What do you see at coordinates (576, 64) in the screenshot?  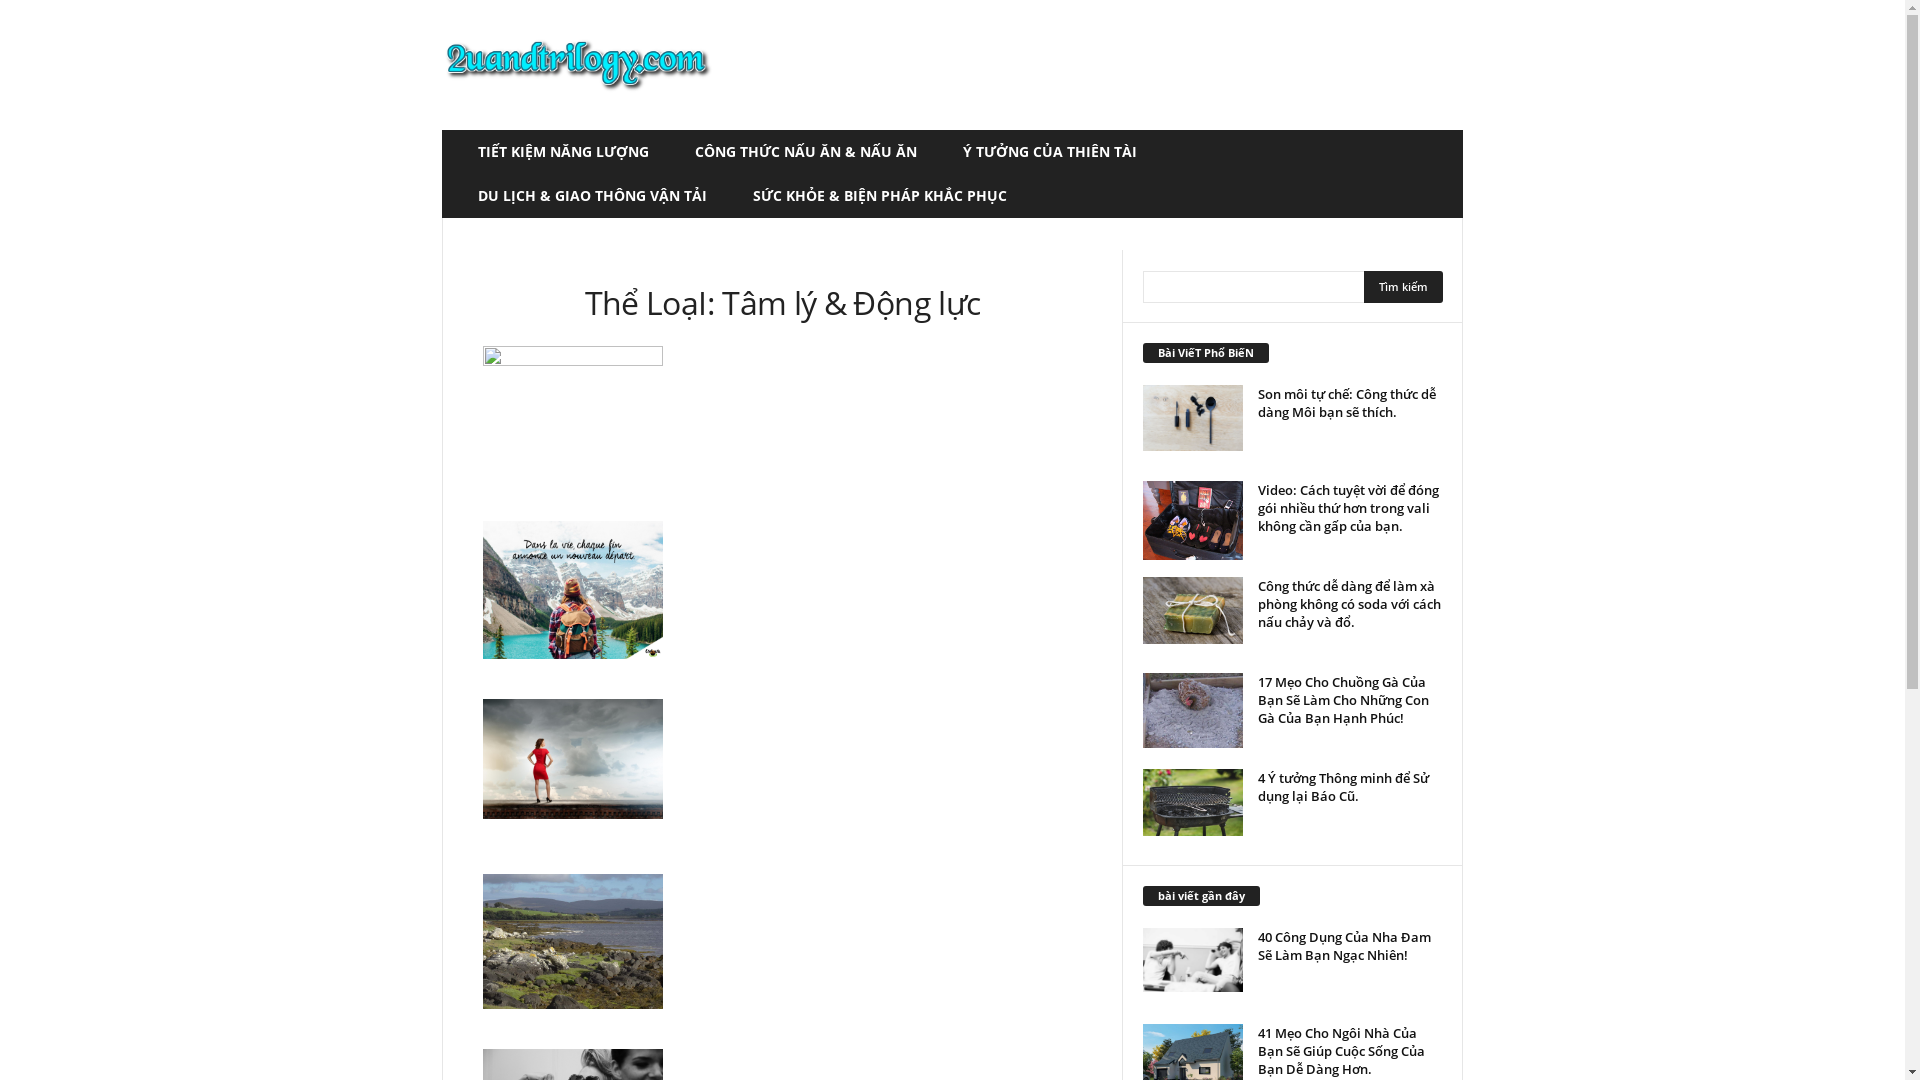 I see `'2uandtrilogy.com'` at bounding box center [576, 64].